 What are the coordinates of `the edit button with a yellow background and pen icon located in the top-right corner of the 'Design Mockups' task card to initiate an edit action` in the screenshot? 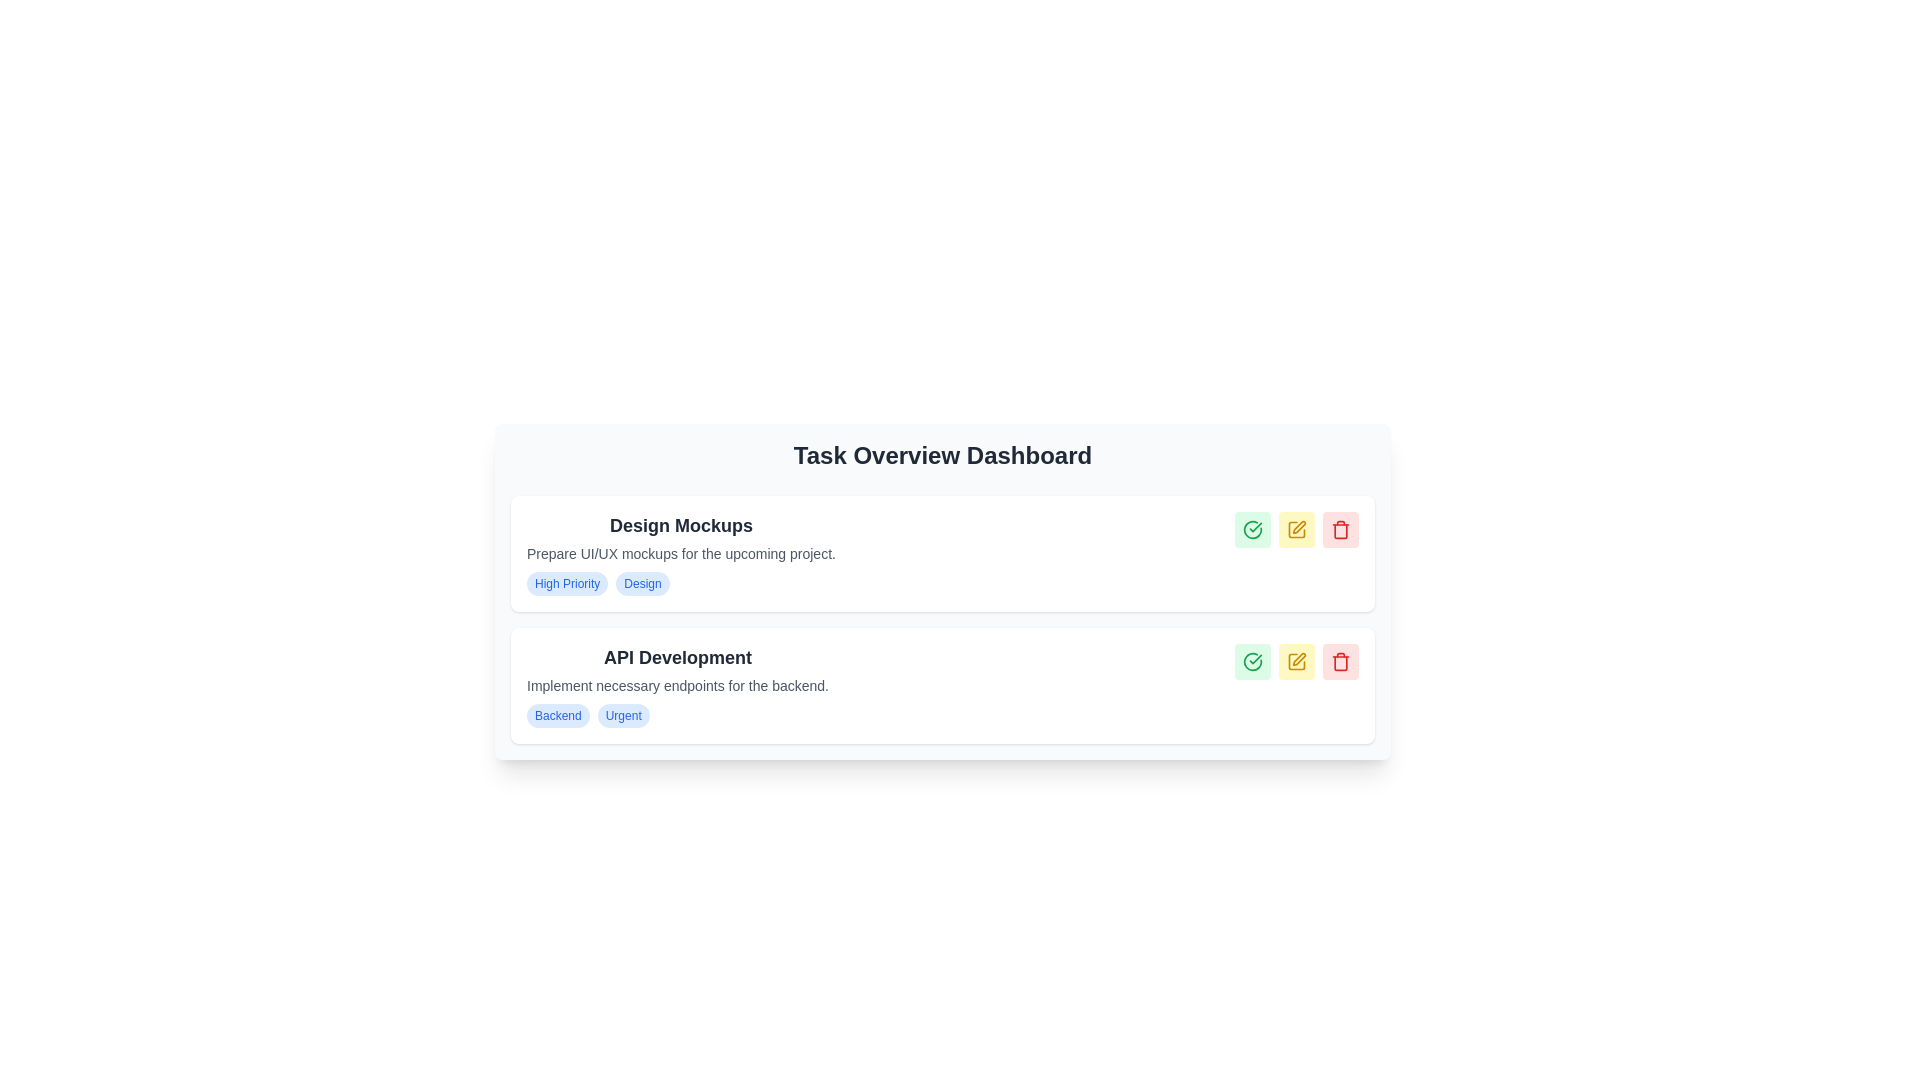 It's located at (1296, 528).